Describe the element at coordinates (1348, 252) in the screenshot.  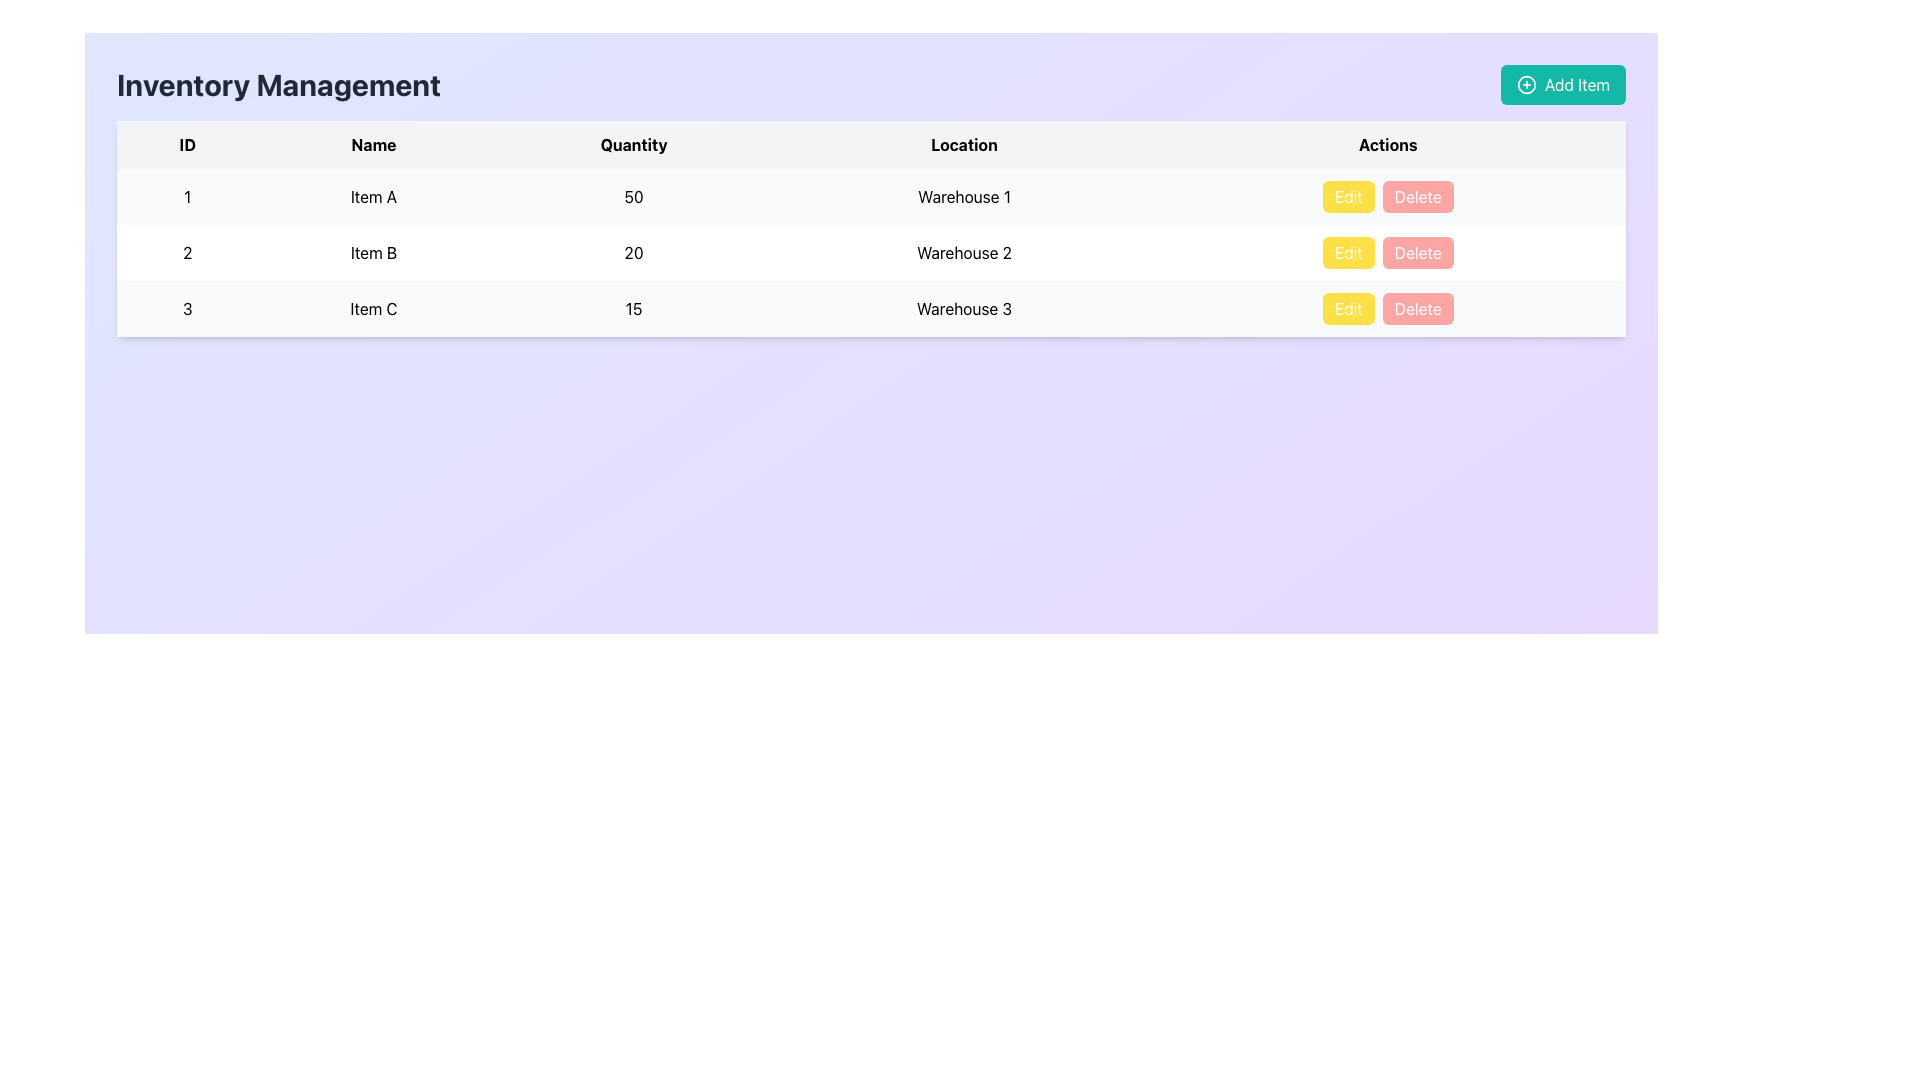
I see `the 'Edit' button with a yellow background and white text in the 'Actions' column of the second row` at that location.